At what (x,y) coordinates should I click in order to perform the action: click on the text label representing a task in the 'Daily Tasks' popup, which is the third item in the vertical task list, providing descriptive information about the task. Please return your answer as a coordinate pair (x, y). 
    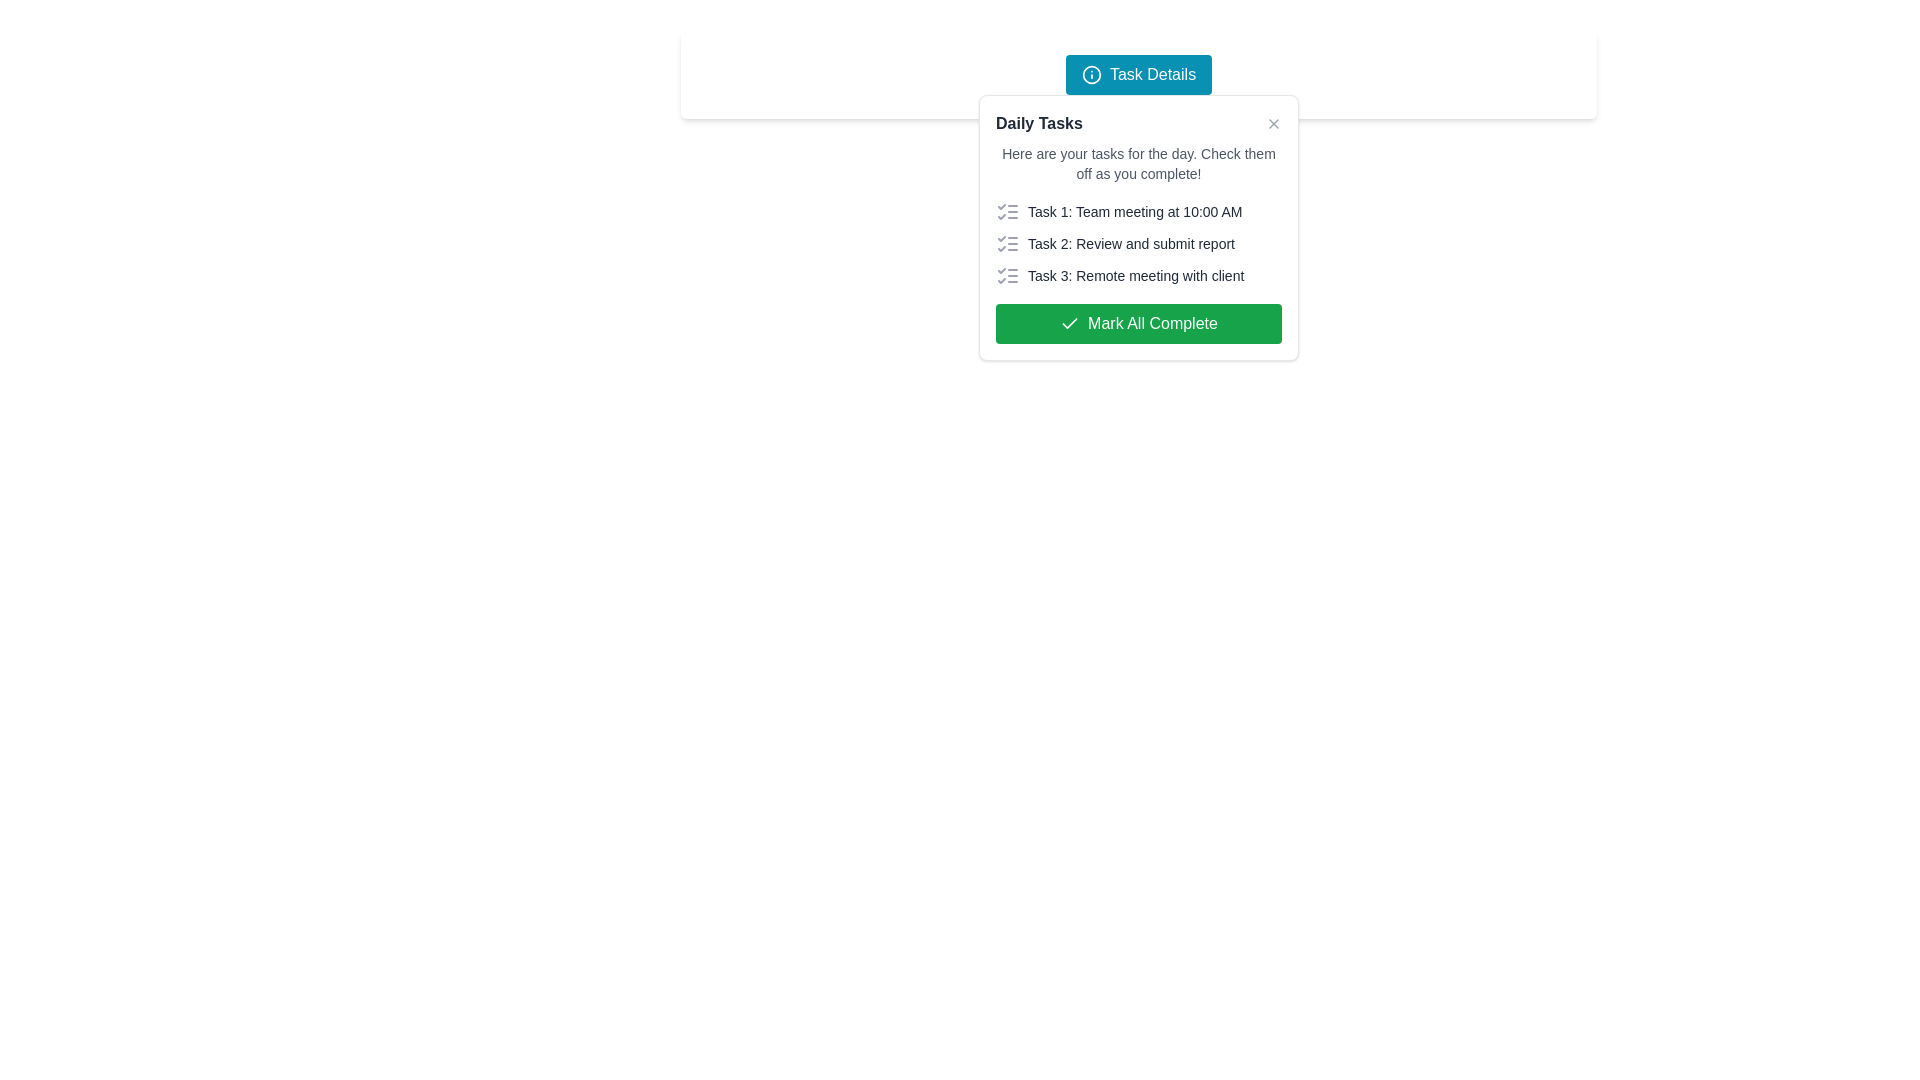
    Looking at the image, I should click on (1138, 276).